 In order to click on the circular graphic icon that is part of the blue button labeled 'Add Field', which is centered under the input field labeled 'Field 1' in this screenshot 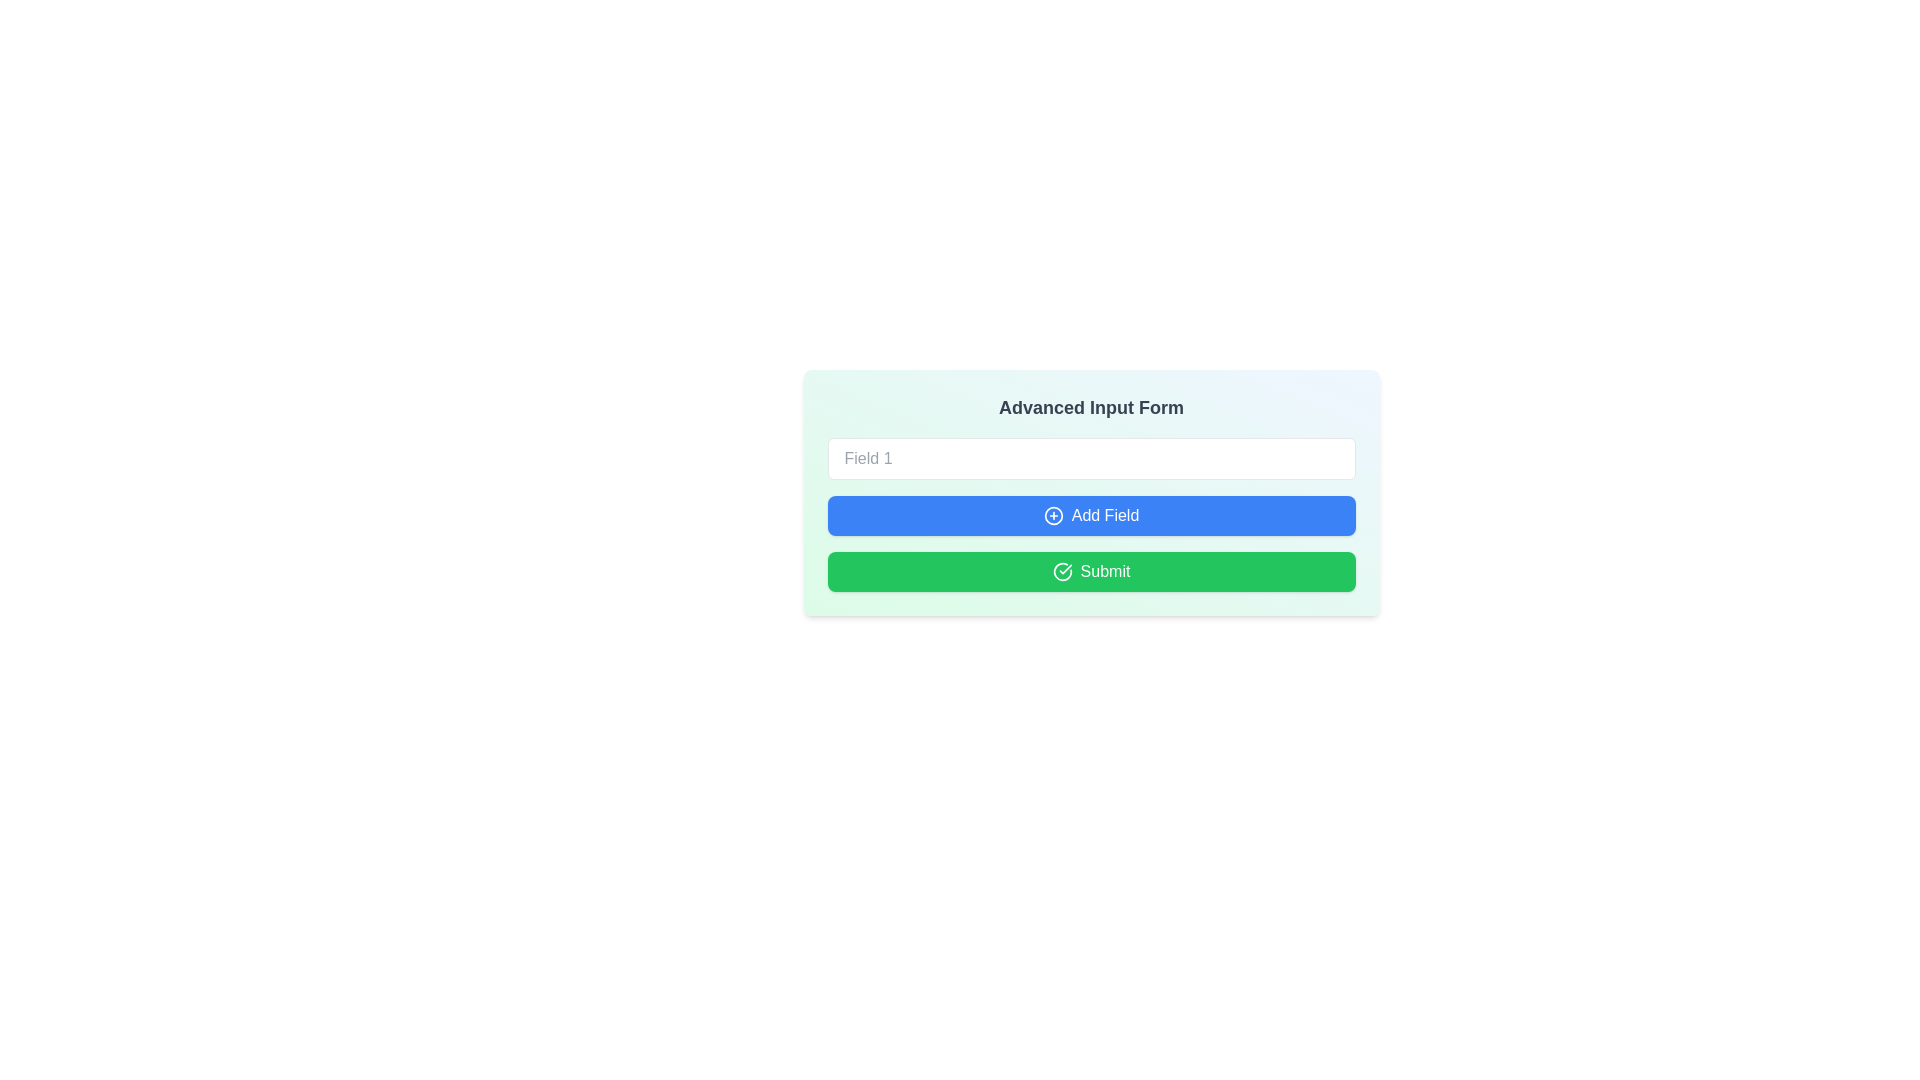, I will do `click(1052, 515)`.